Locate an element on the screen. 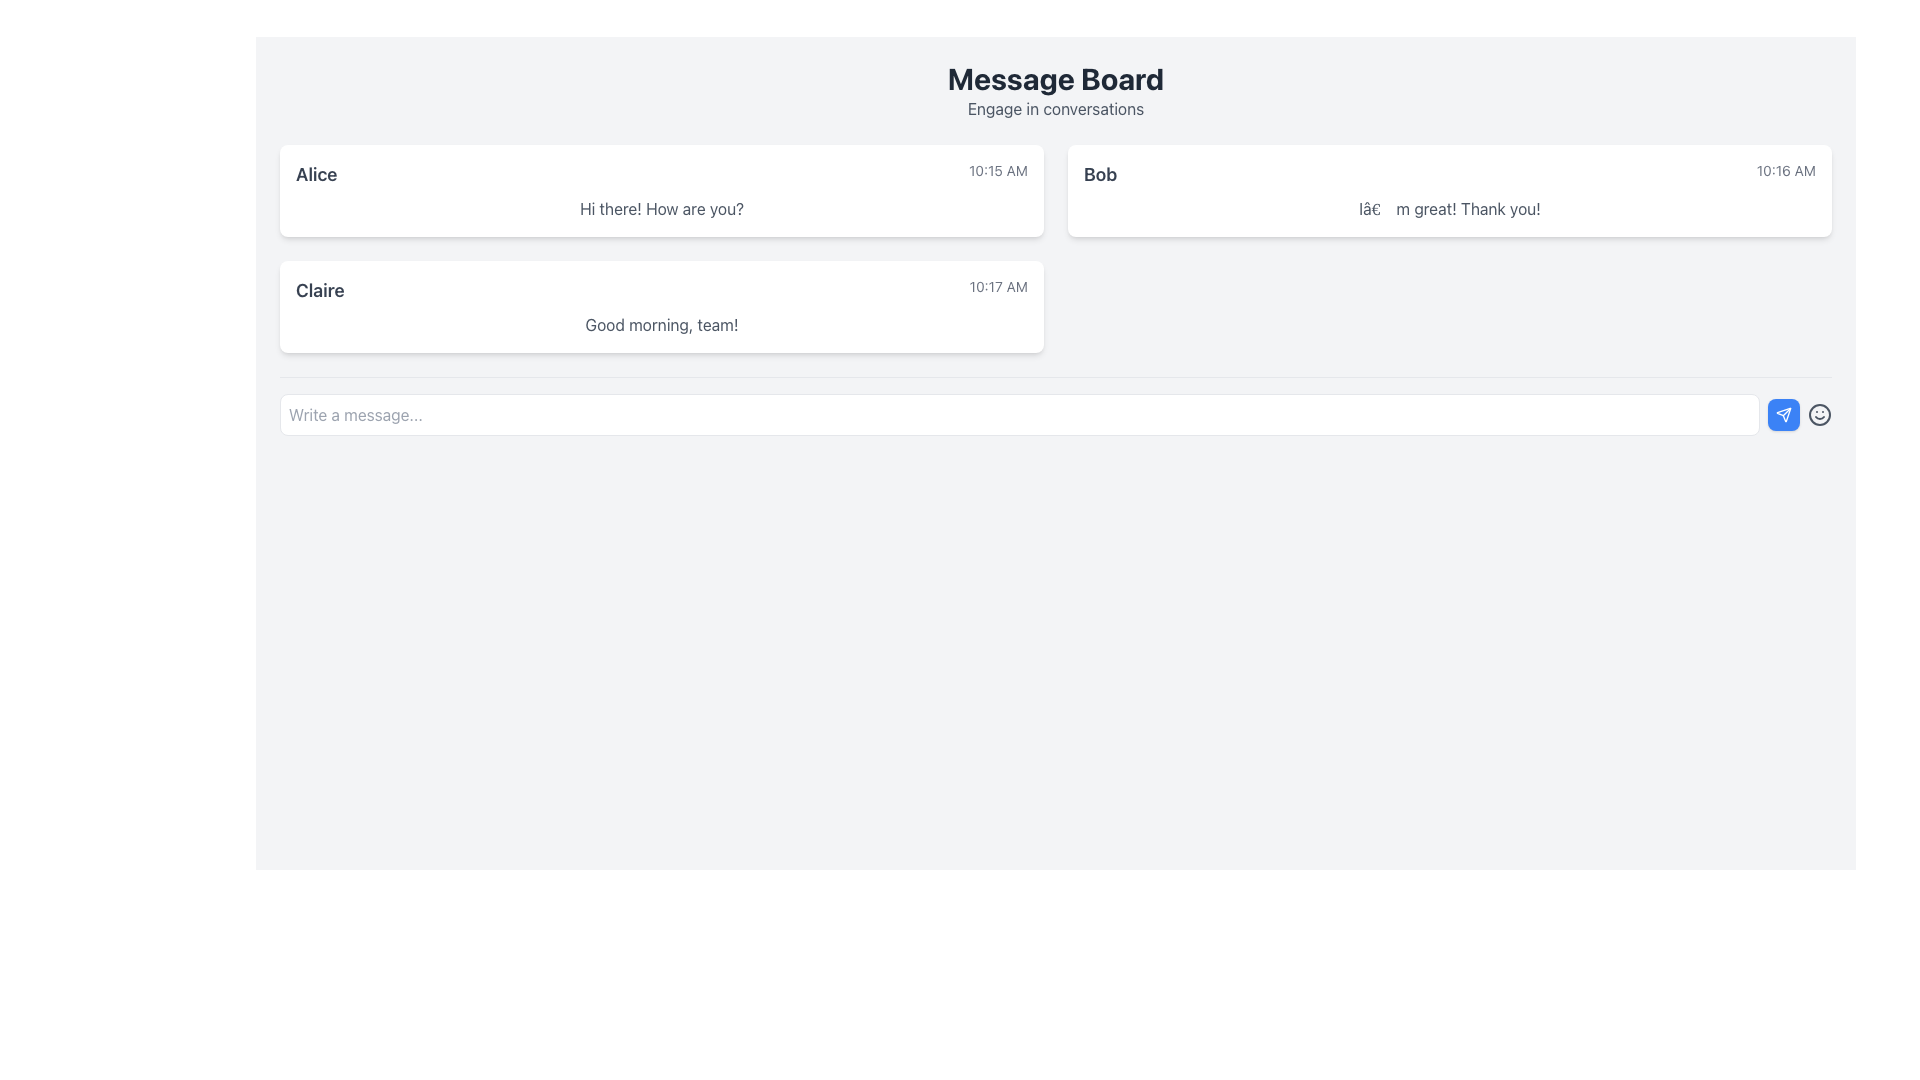  timestamp text element located at the far-right side of Bob's message block in the chat application is located at coordinates (1786, 173).